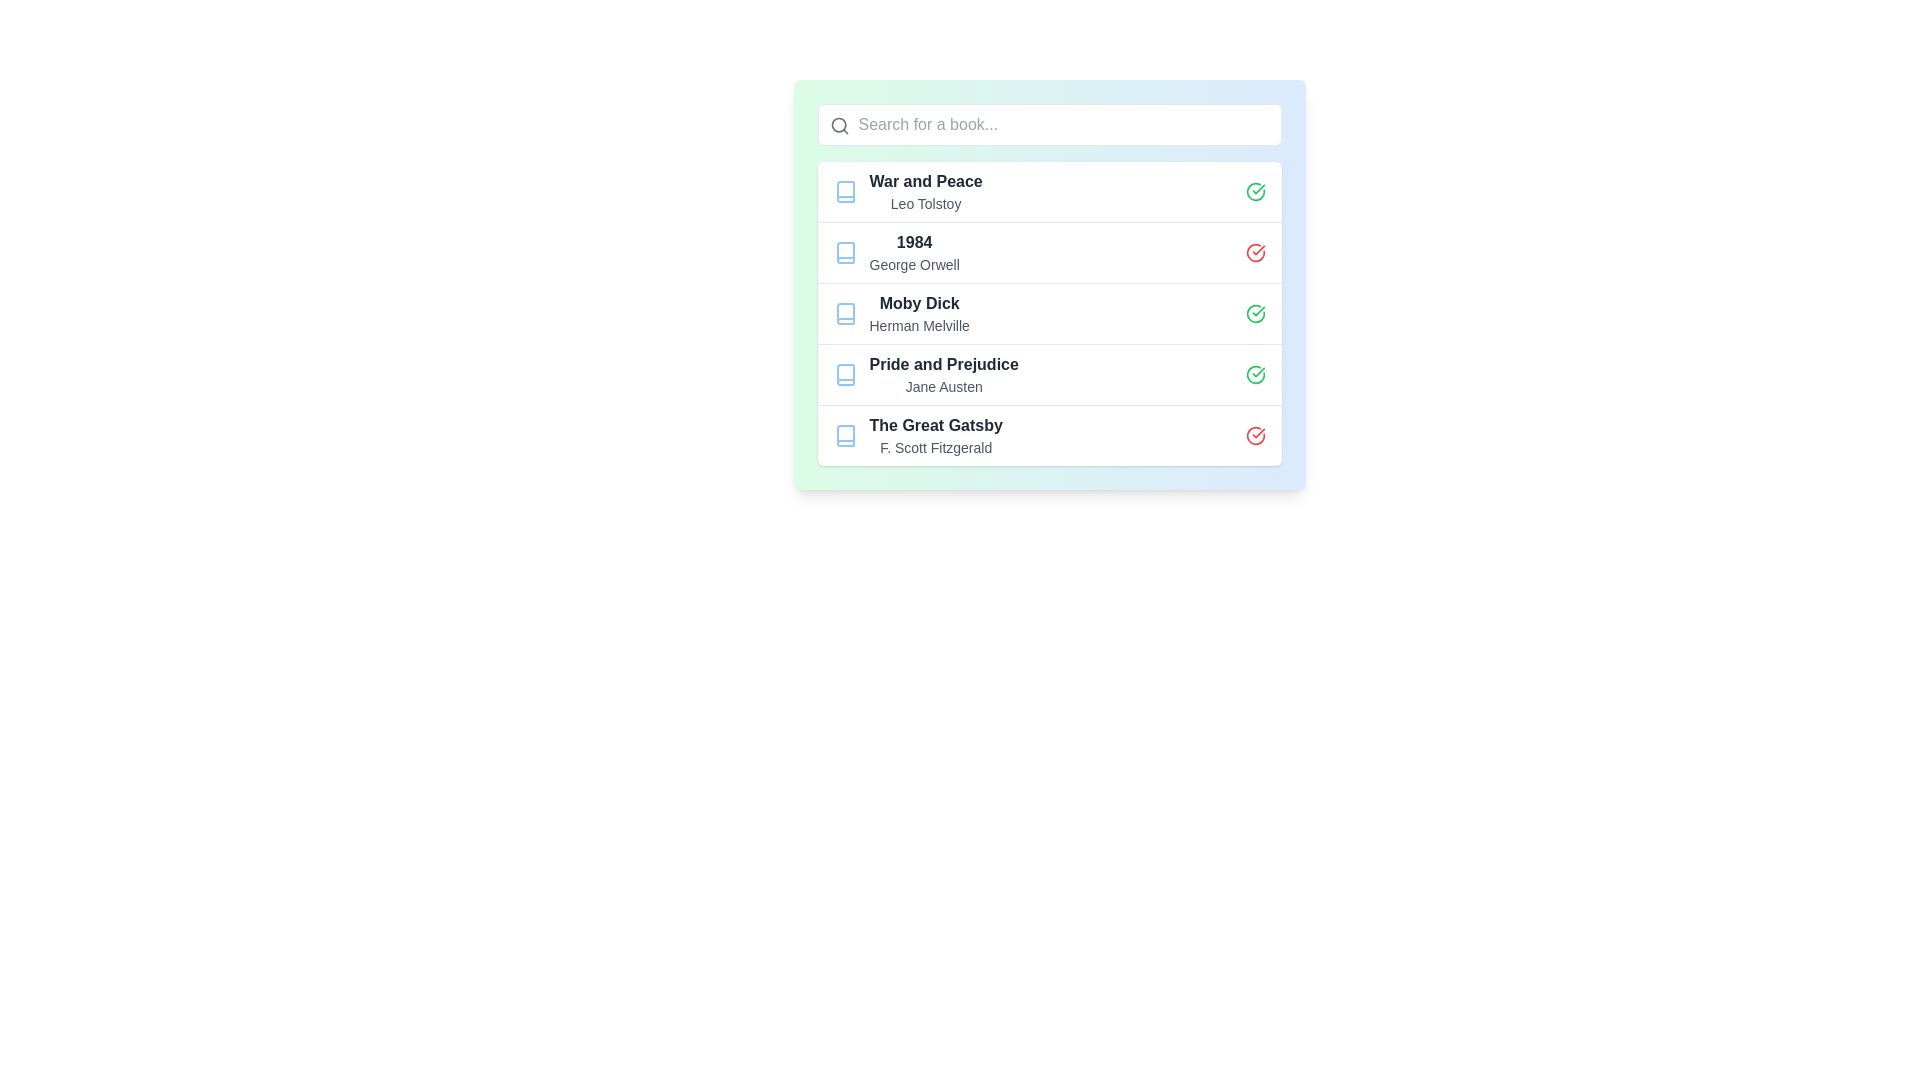 This screenshot has width=1920, height=1080. I want to click on the 'War and Peace' book entry list item, which is the first item in the vertical list under the search bar, so click(1048, 192).